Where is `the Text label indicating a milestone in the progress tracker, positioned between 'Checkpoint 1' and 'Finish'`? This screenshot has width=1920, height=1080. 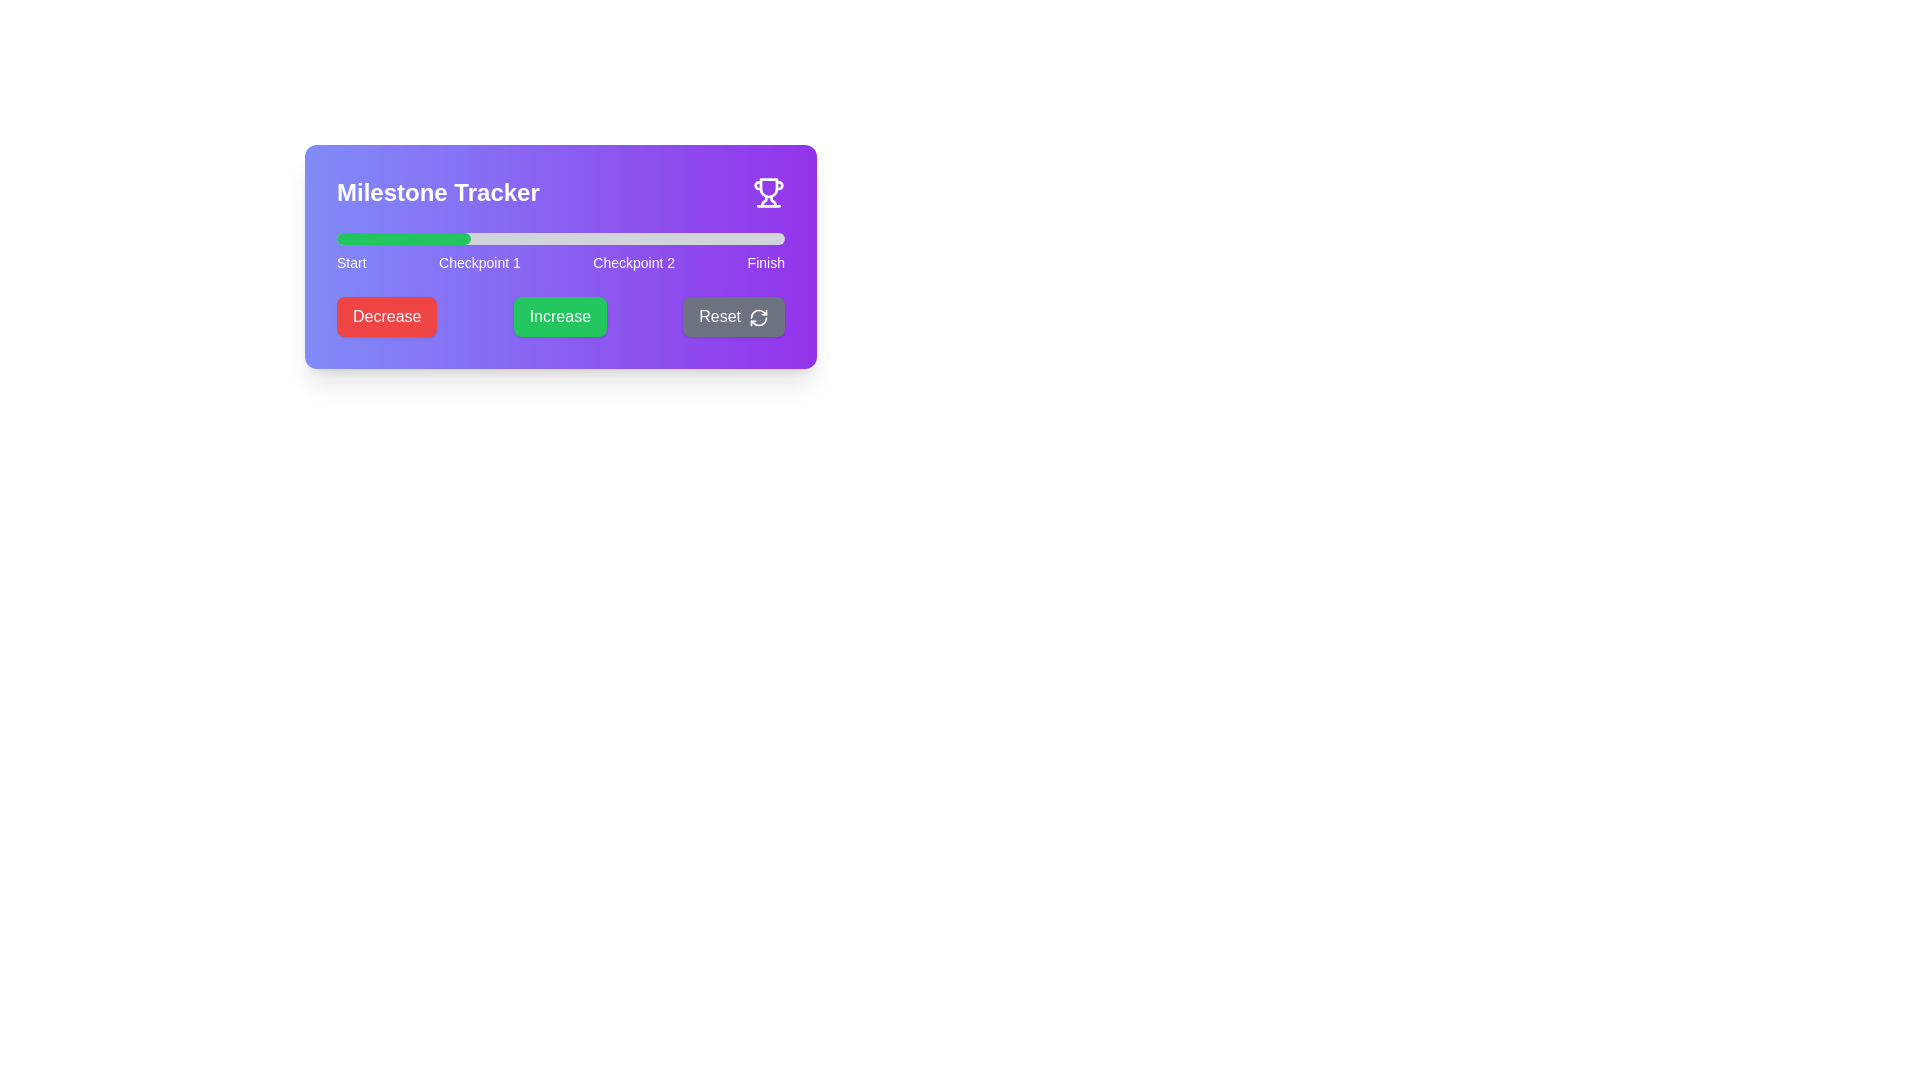 the Text label indicating a milestone in the progress tracker, positioned between 'Checkpoint 1' and 'Finish' is located at coordinates (633, 261).